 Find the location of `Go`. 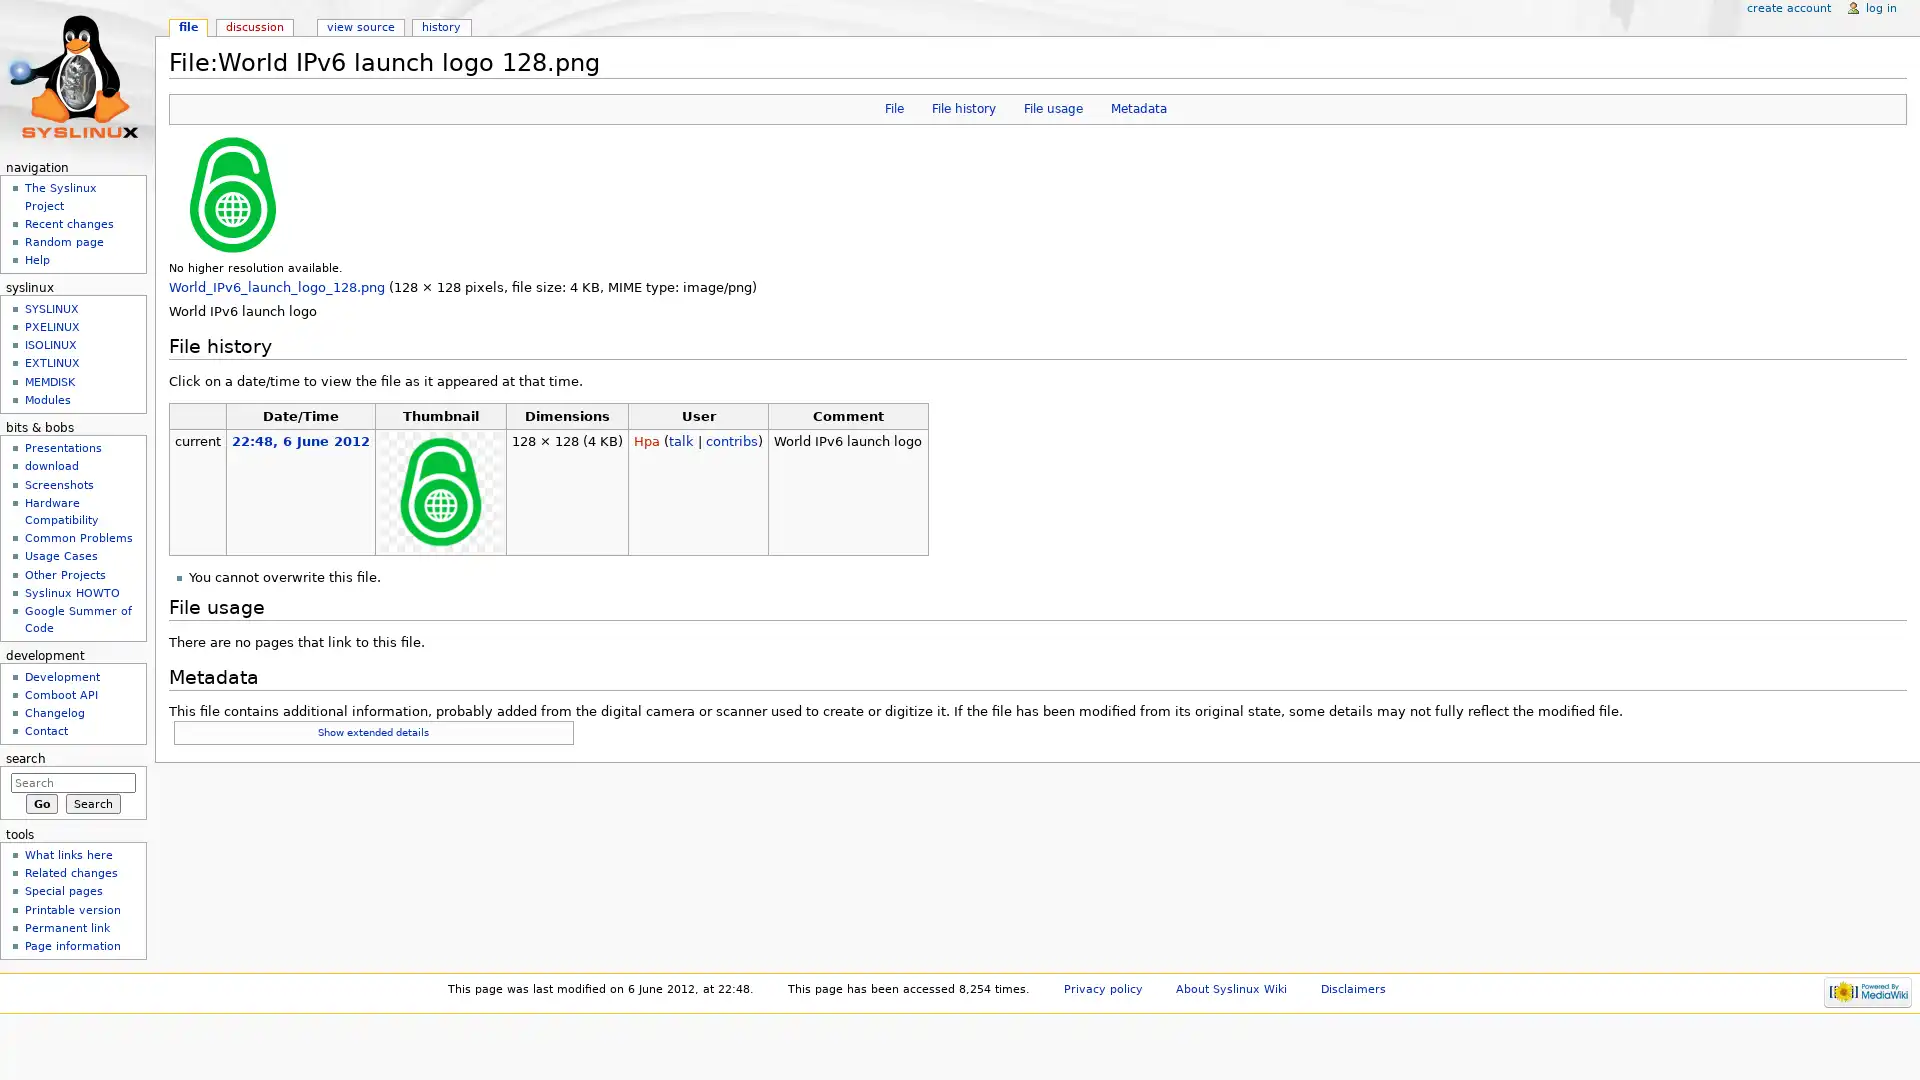

Go is located at coordinates (41, 802).